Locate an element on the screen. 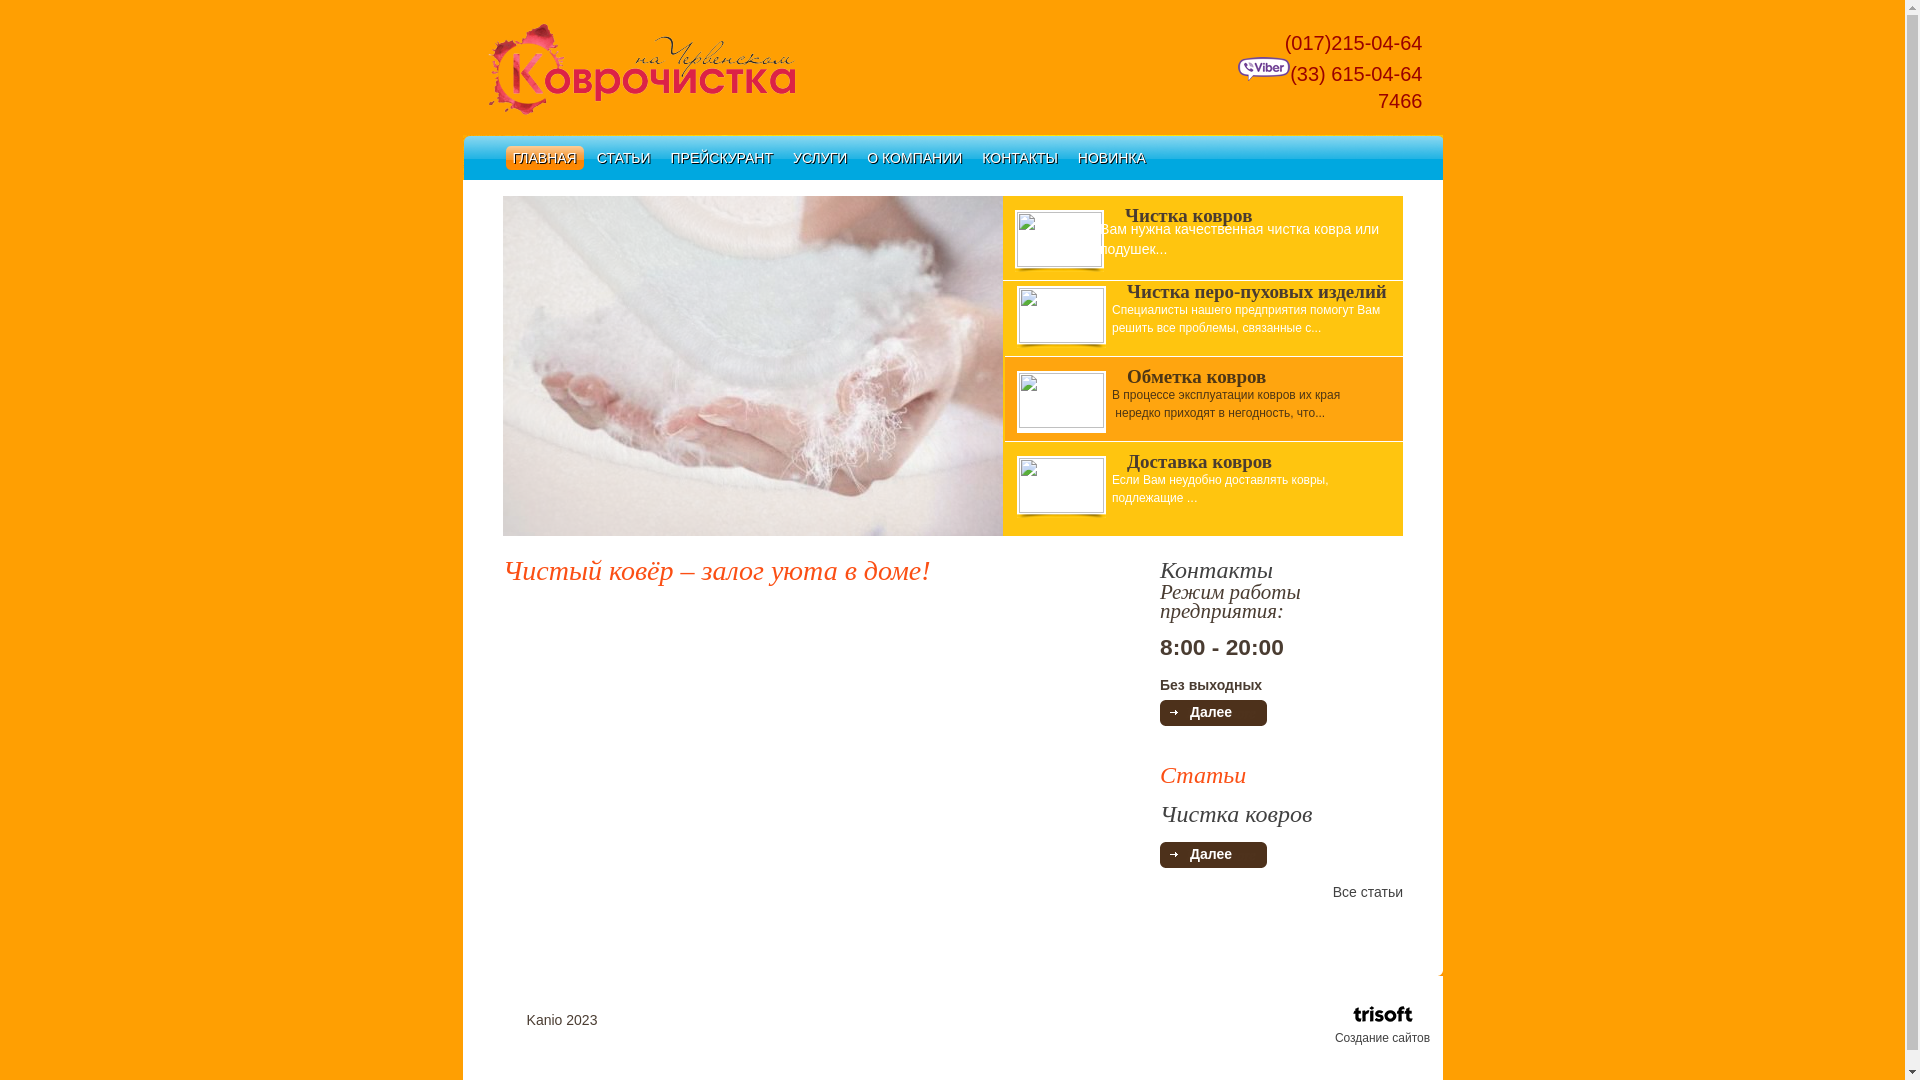  '7466' is located at coordinates (1380, 100).